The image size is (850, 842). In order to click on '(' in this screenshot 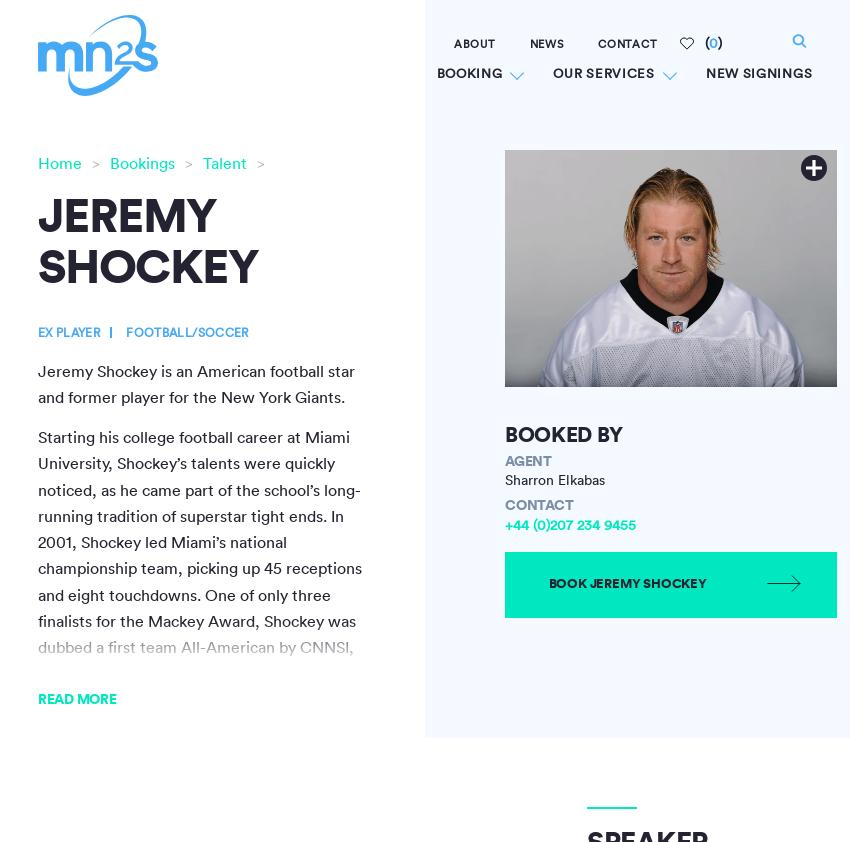, I will do `click(706, 42)`.